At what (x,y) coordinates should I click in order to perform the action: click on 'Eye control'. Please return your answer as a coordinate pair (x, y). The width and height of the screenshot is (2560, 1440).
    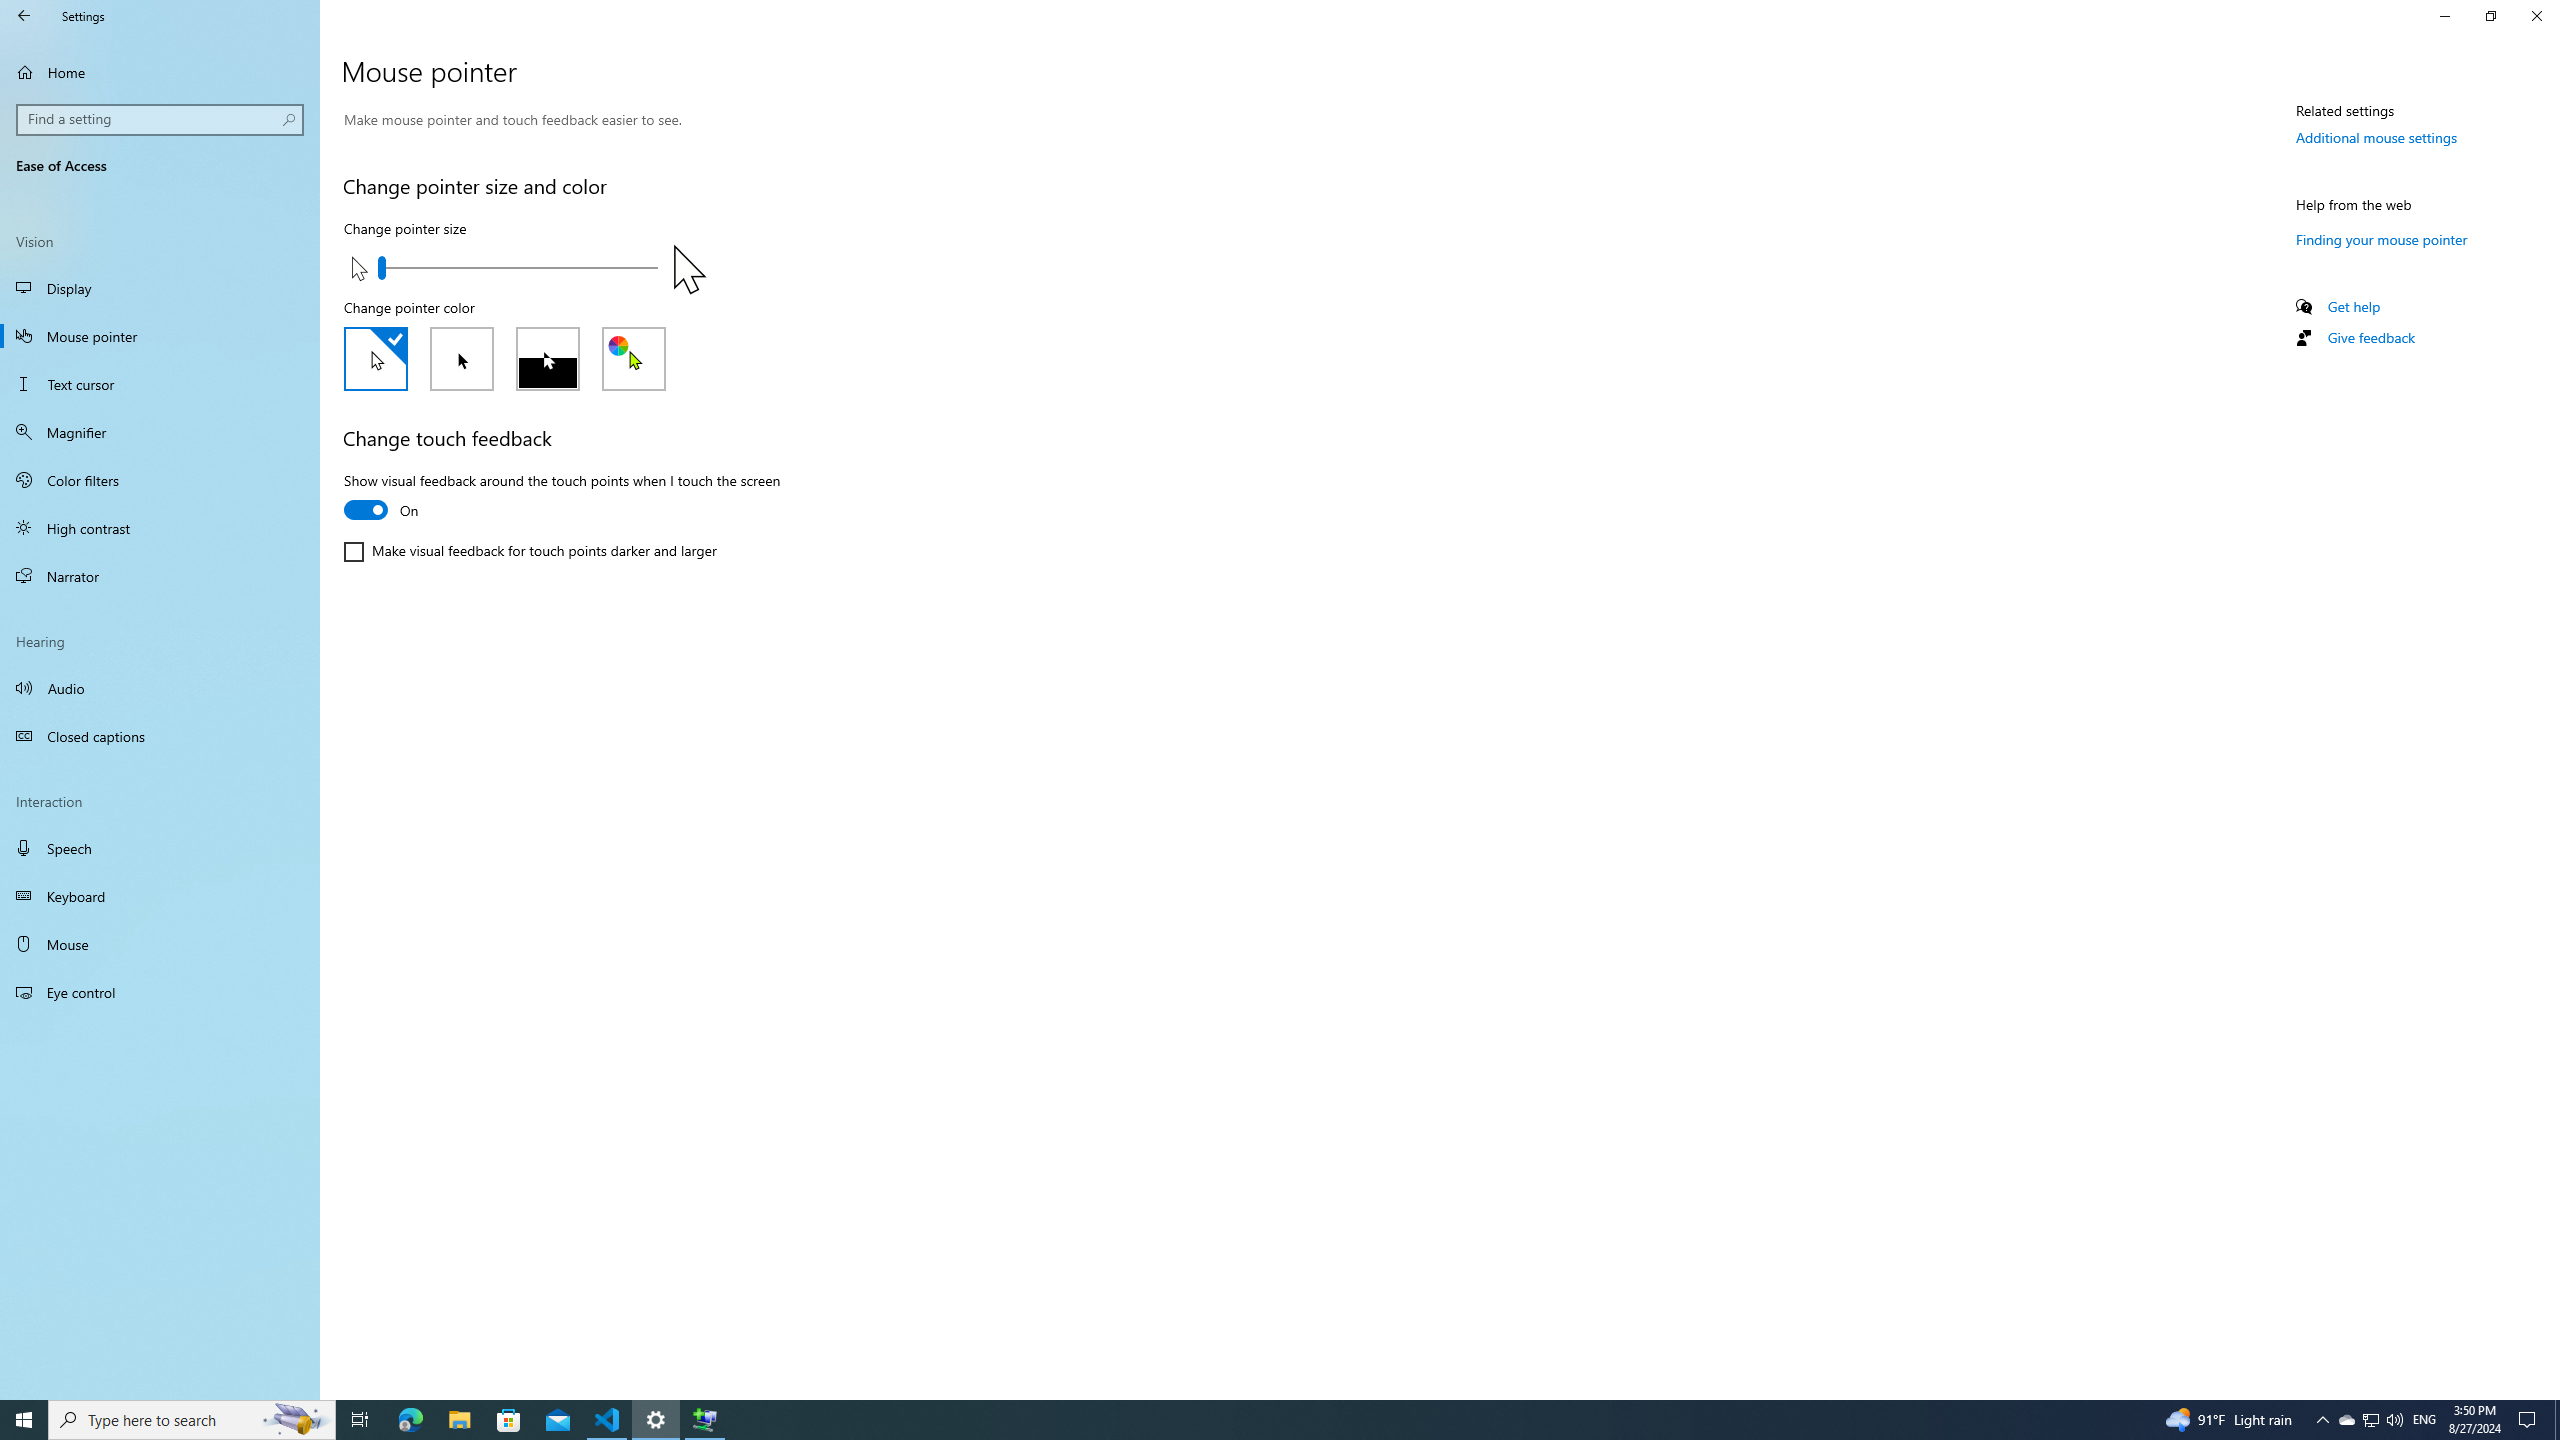
    Looking at the image, I should click on (159, 991).